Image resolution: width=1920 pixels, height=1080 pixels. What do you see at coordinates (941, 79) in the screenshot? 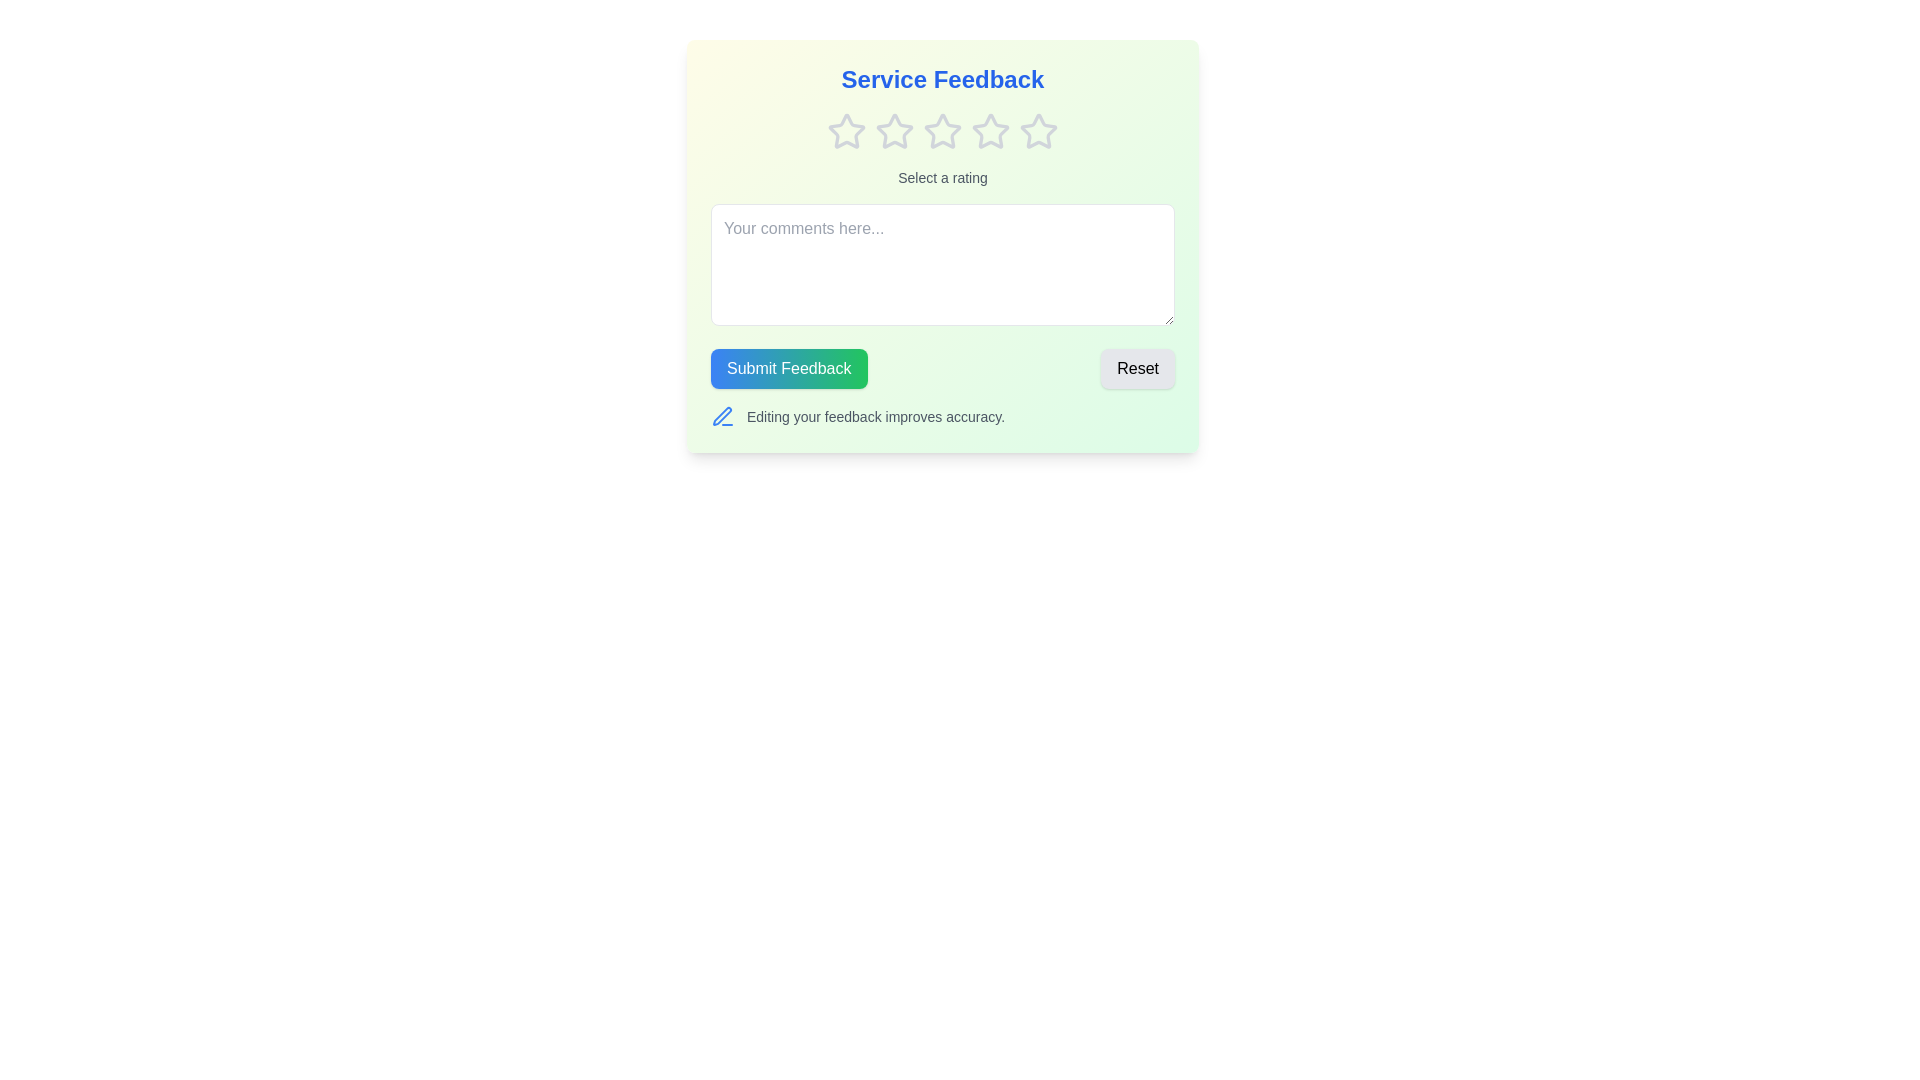
I see `the text label displaying 'Service Feedback', which is prominently featured at the top-center of the interface, above the star rating icons` at bounding box center [941, 79].